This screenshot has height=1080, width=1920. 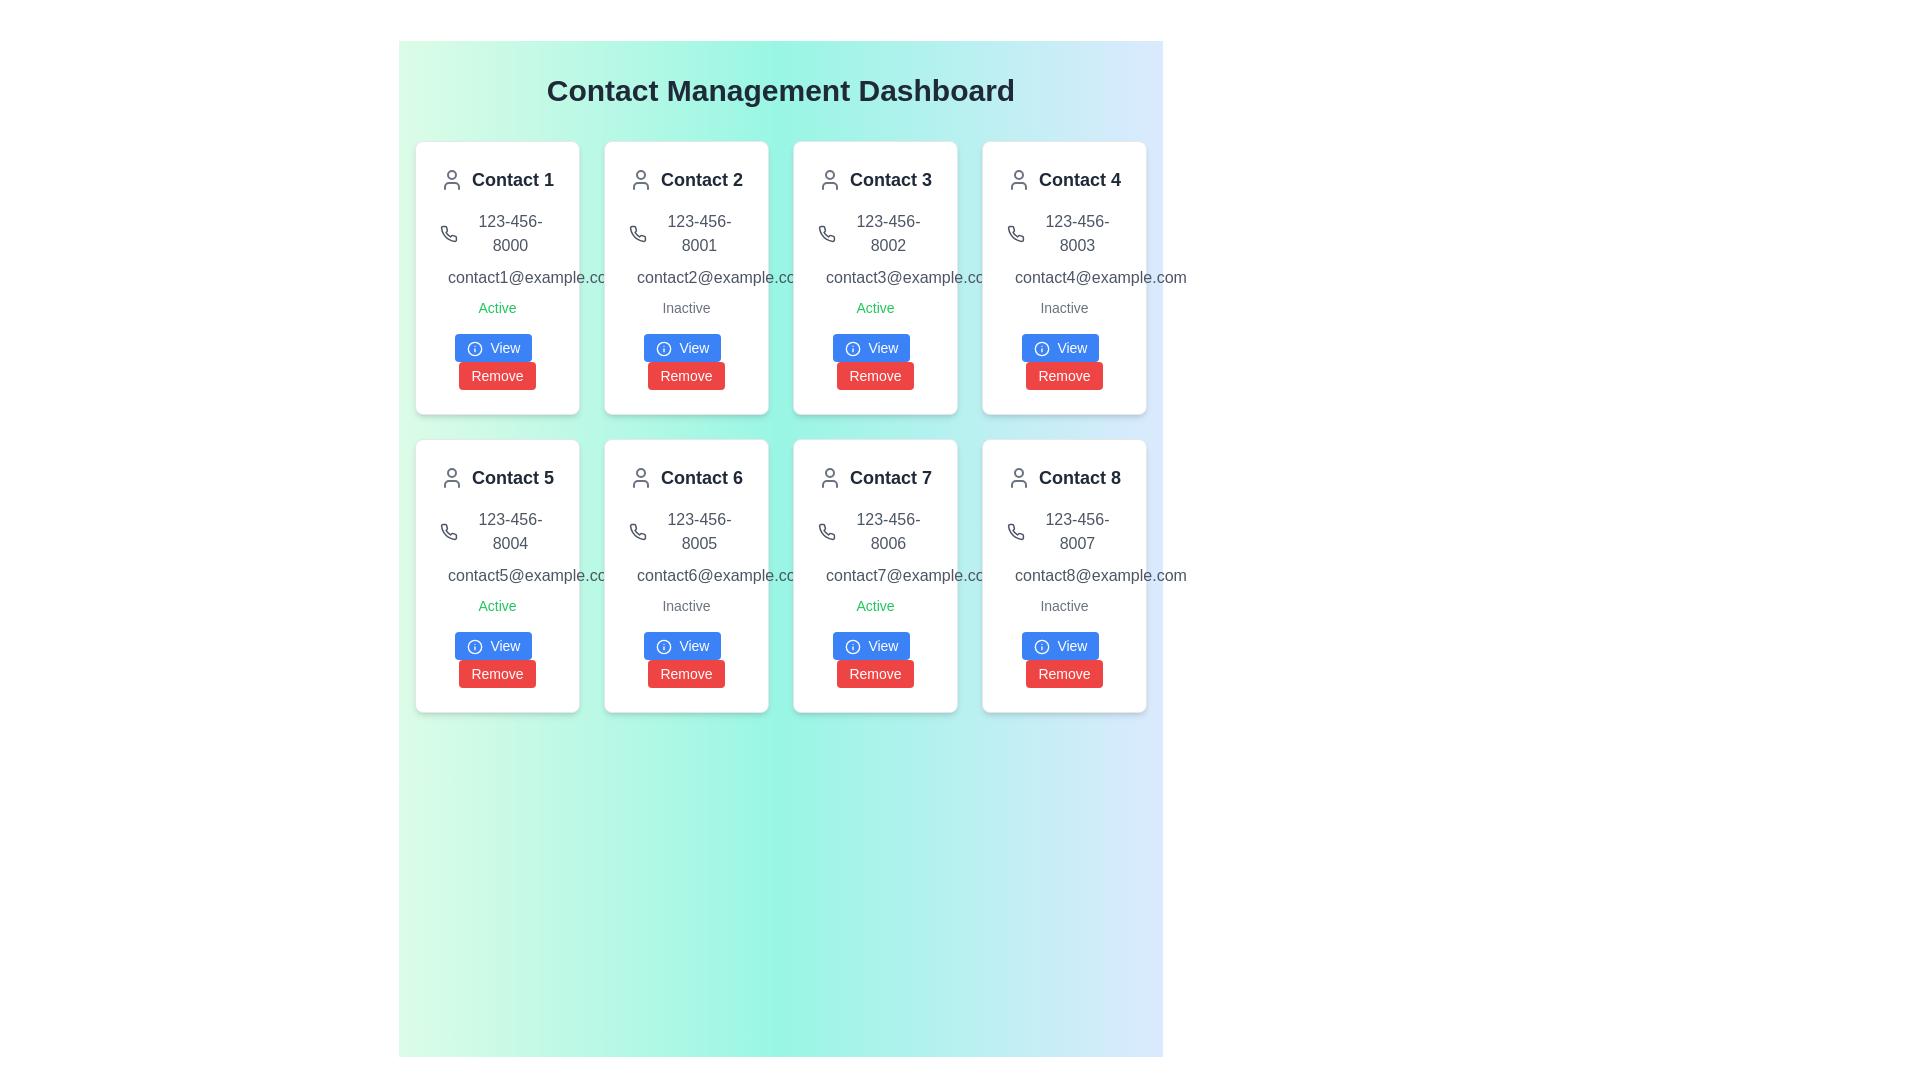 What do you see at coordinates (1063, 674) in the screenshot?
I see `the 'Remove' button located in the fourth column of the bottom row of the button group` at bounding box center [1063, 674].